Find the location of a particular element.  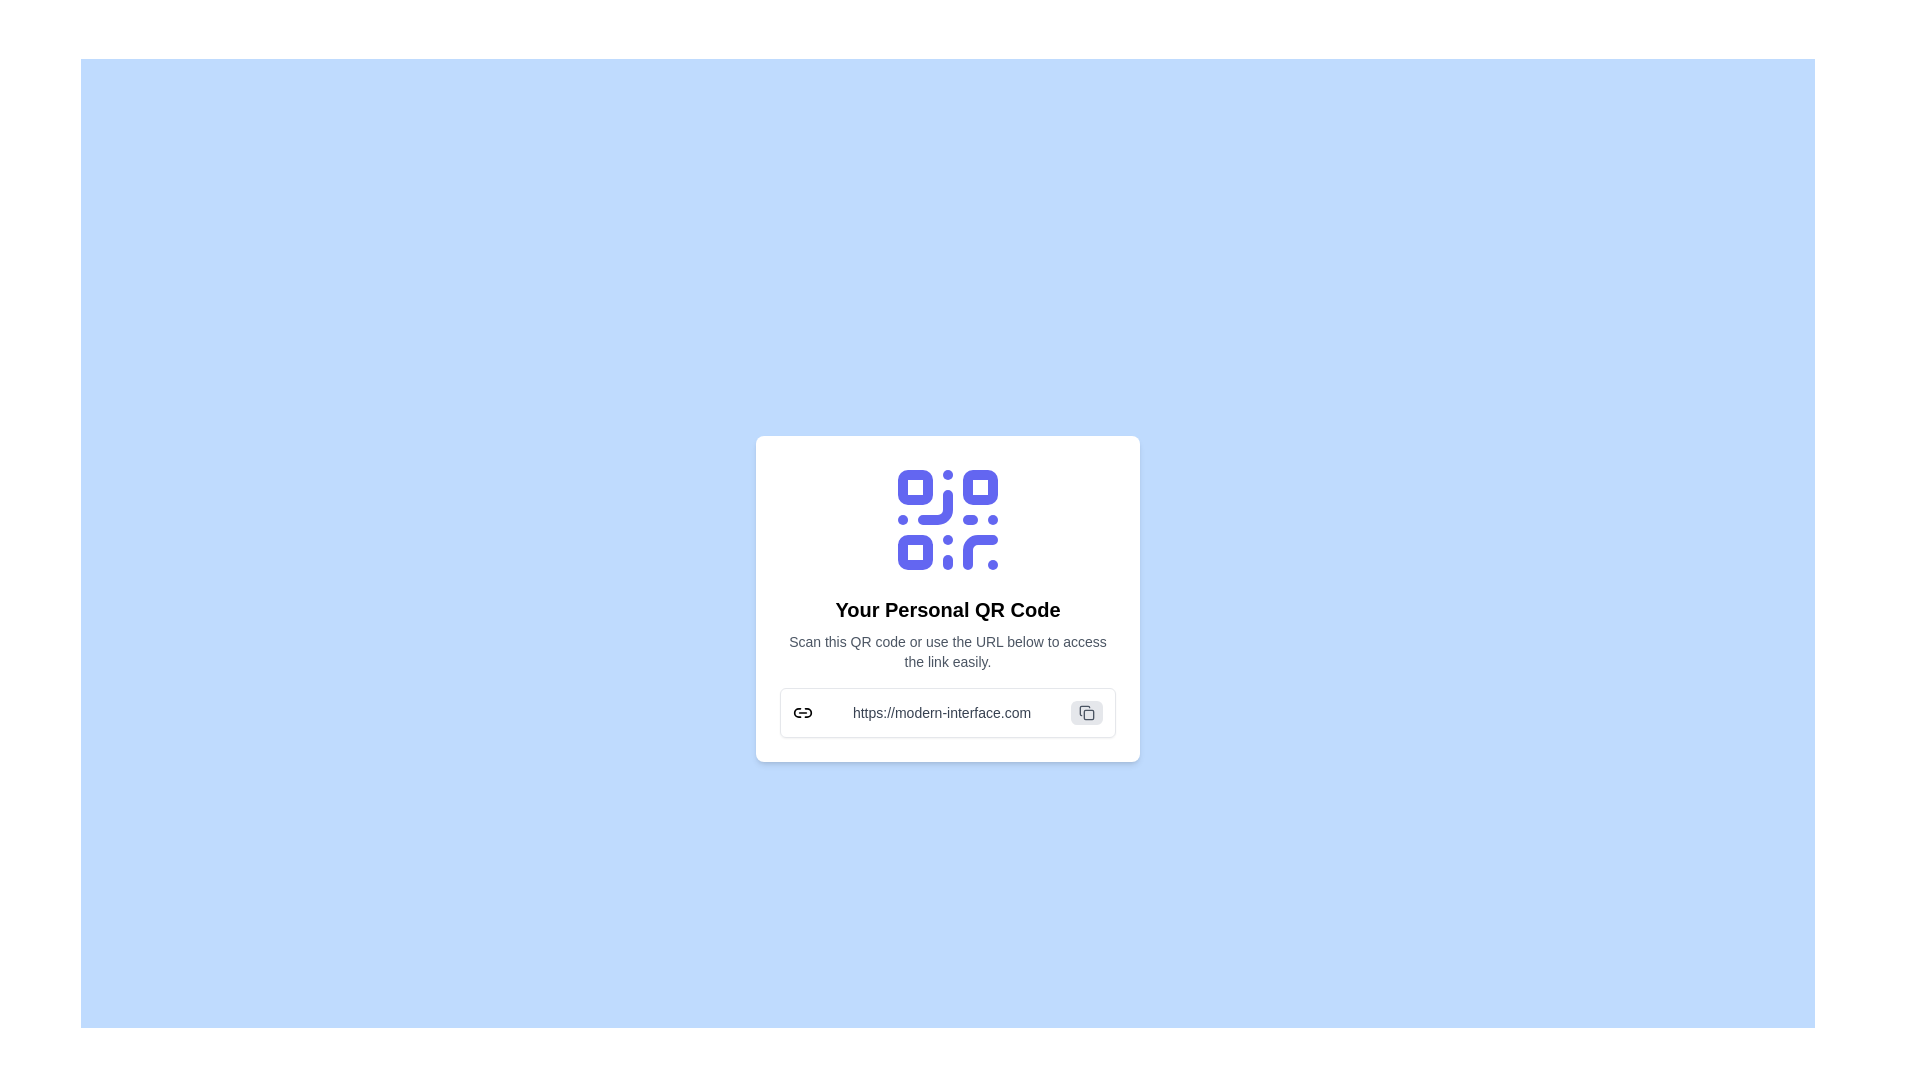

the copy-to-clipboard icon button located at the rightmost end of the rounded rectangle containing the URL link is located at coordinates (1085, 712).